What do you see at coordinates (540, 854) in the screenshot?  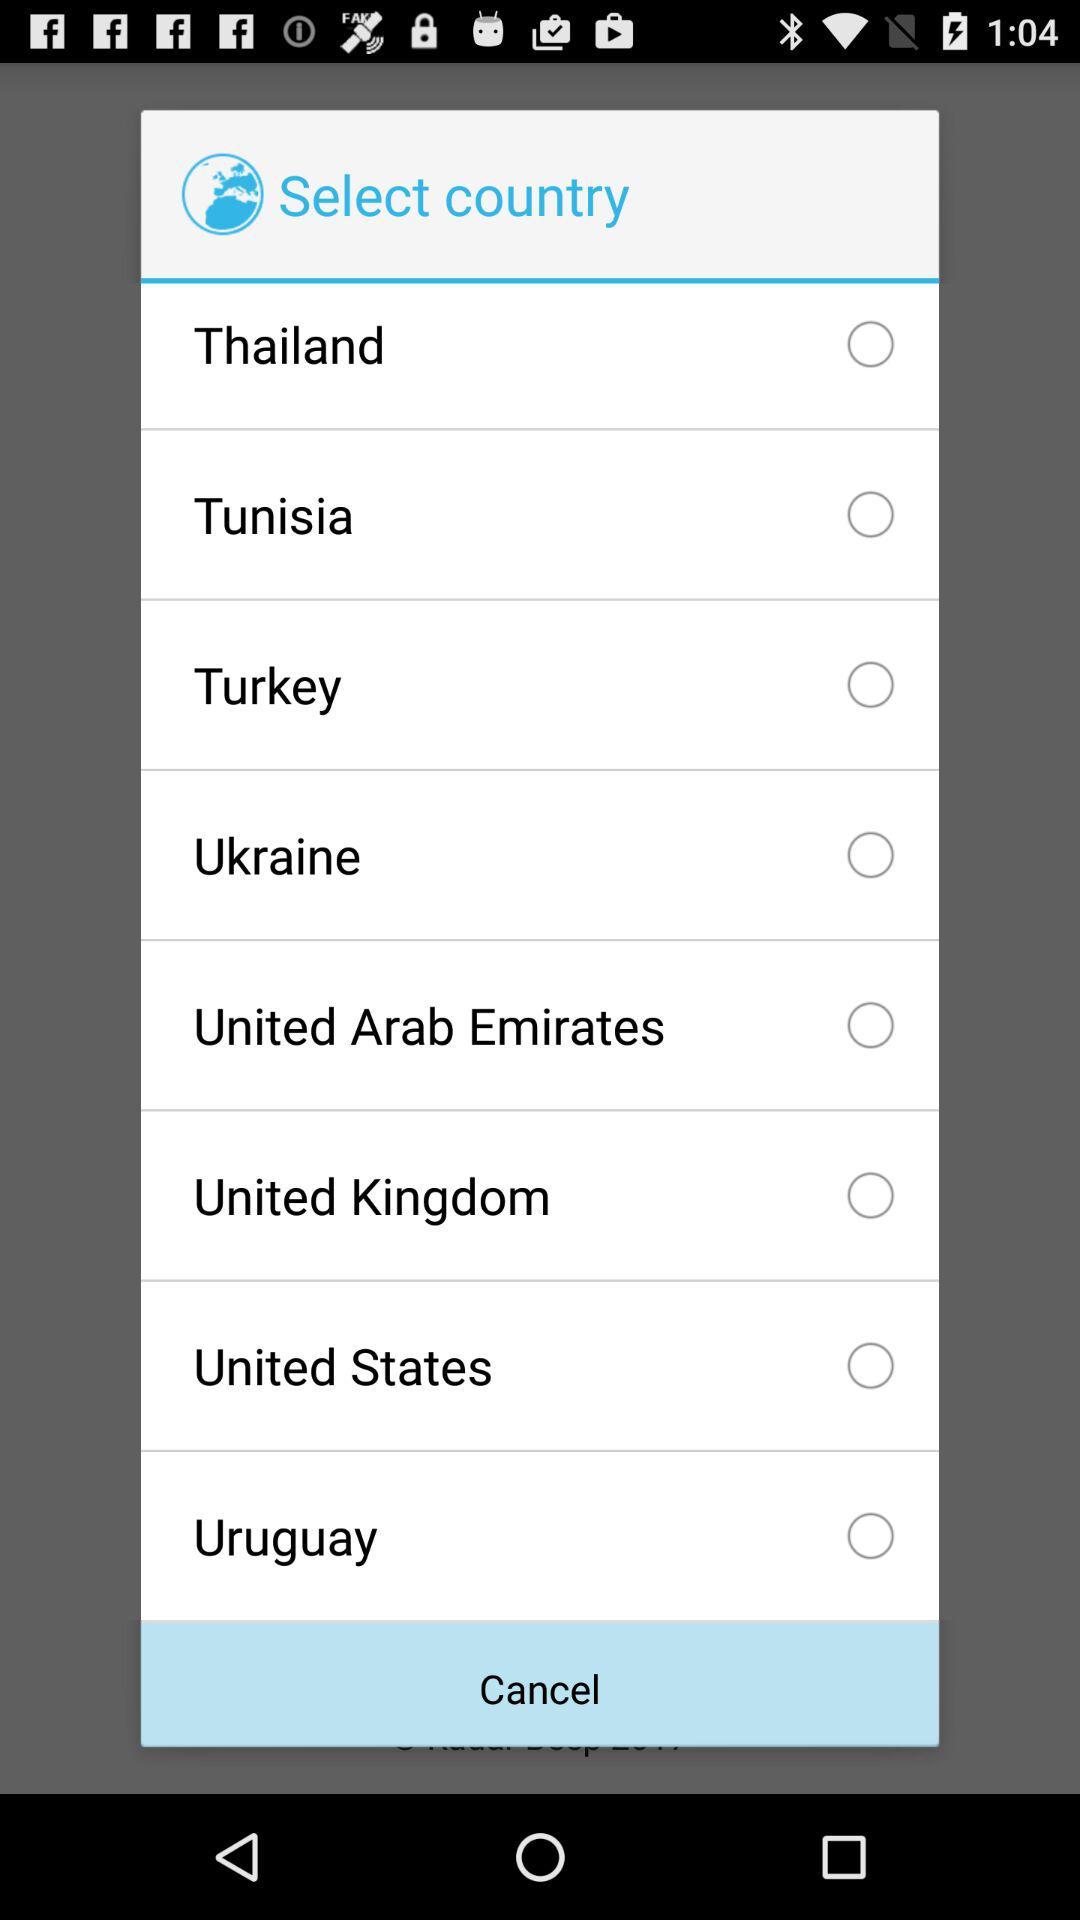 I see `the ukraine checkbox` at bounding box center [540, 854].